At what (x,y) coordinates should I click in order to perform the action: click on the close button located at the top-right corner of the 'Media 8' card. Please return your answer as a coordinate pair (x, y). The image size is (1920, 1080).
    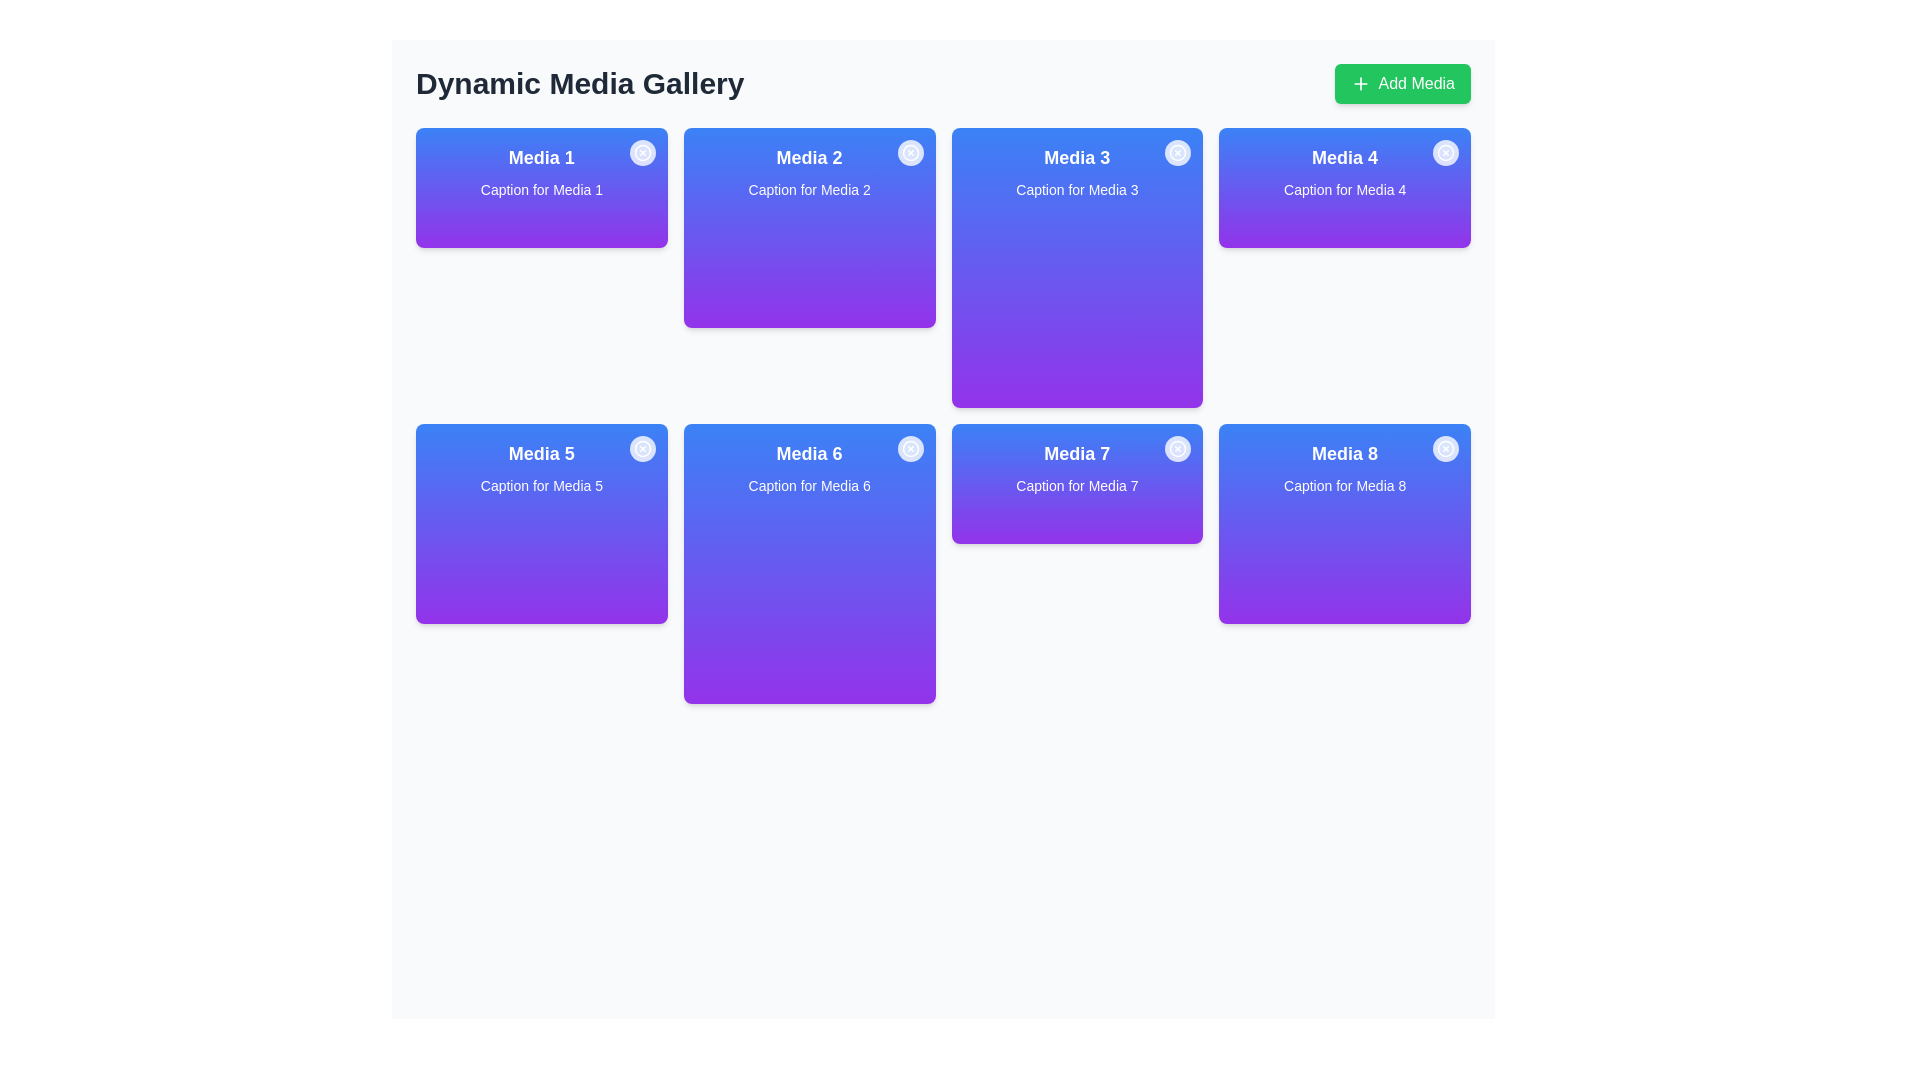
    Looking at the image, I should click on (1445, 447).